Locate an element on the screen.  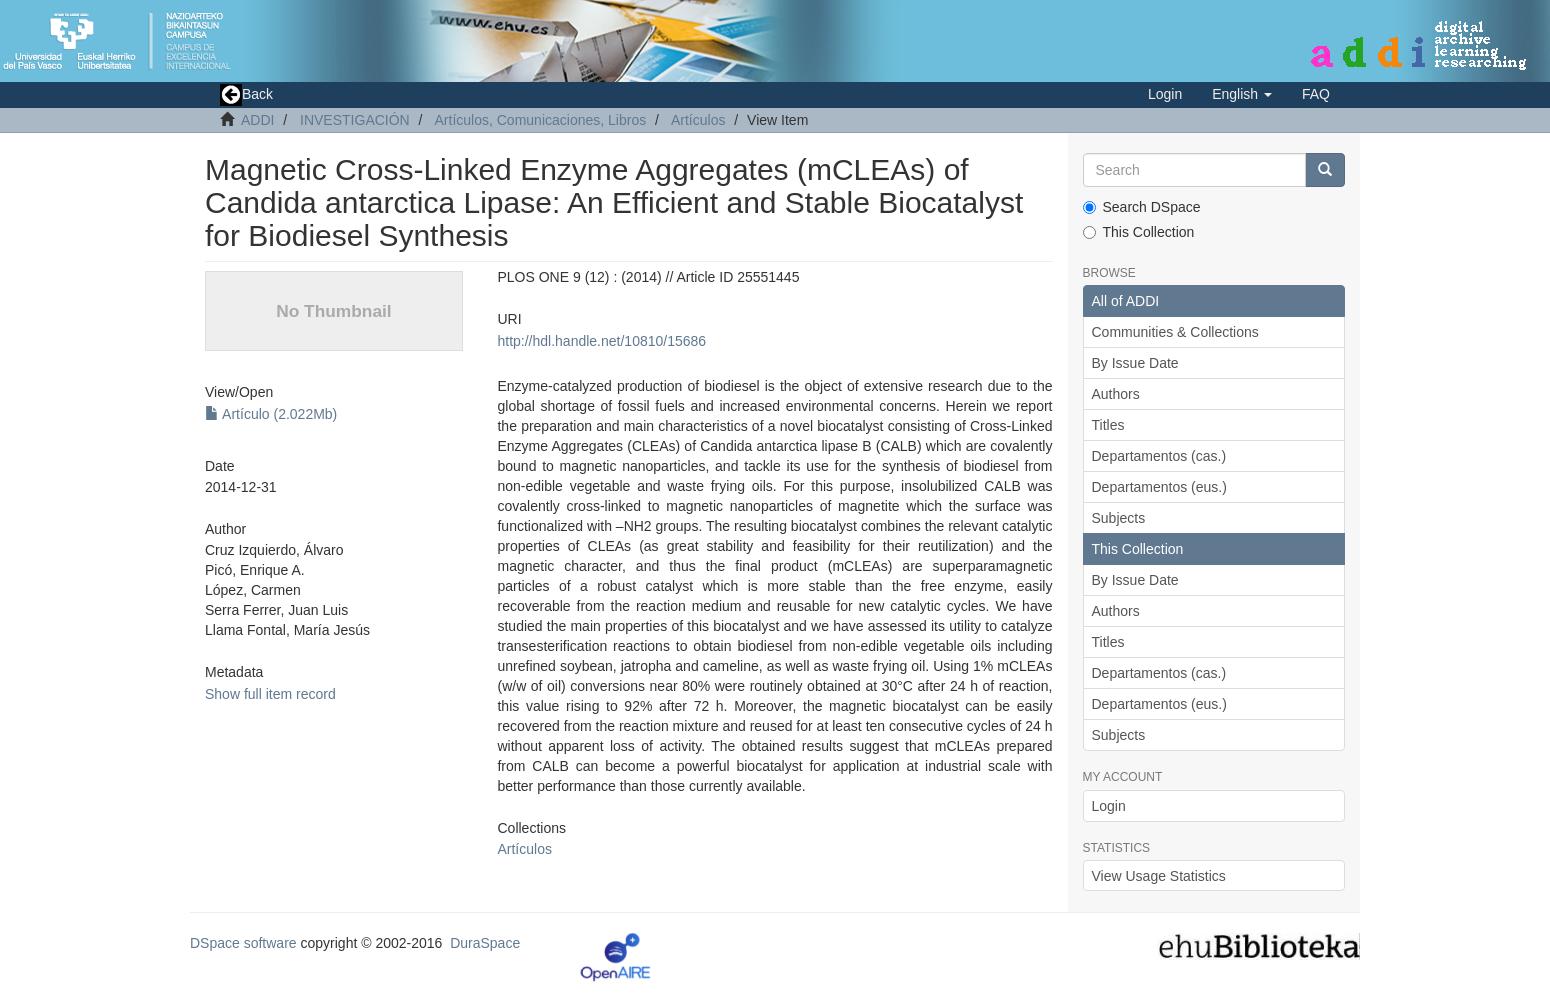
'ADDI' is located at coordinates (257, 119).